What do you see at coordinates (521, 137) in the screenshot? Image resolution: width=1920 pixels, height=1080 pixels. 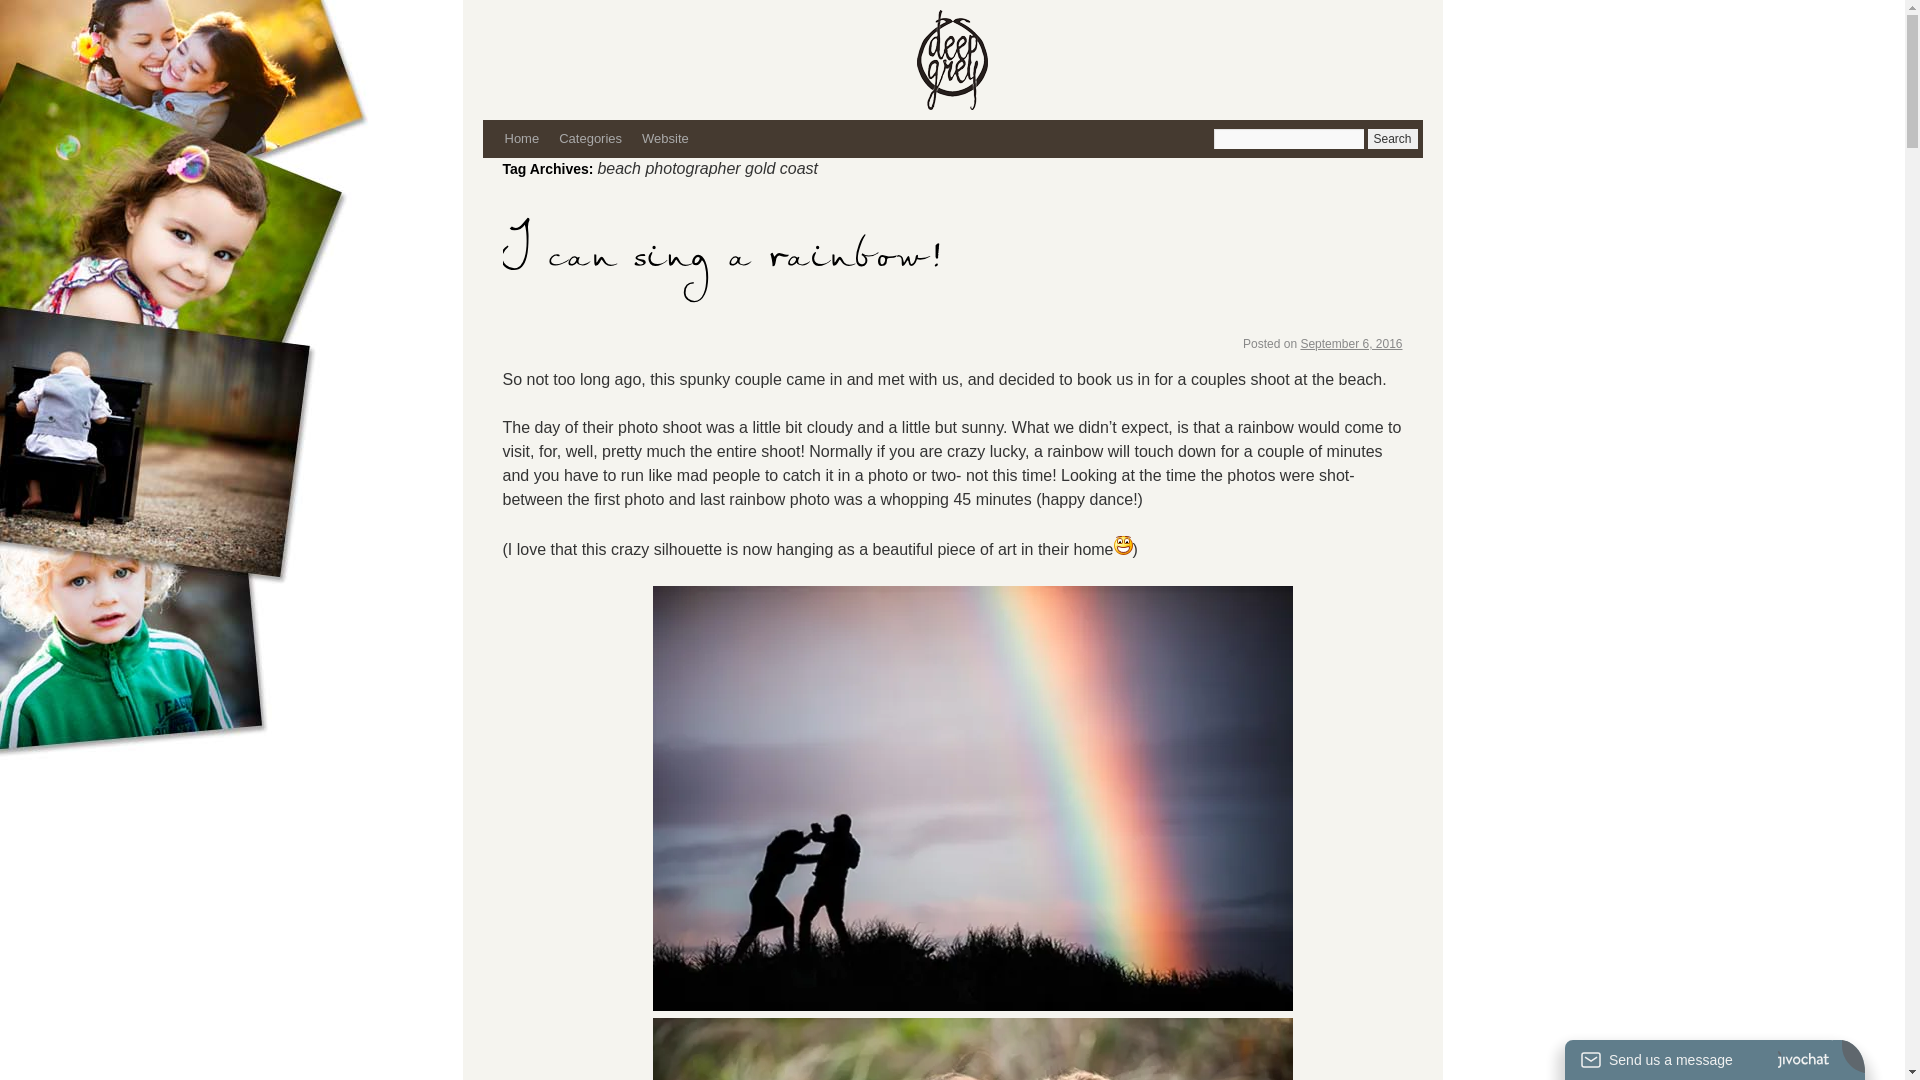 I see `'Home'` at bounding box center [521, 137].